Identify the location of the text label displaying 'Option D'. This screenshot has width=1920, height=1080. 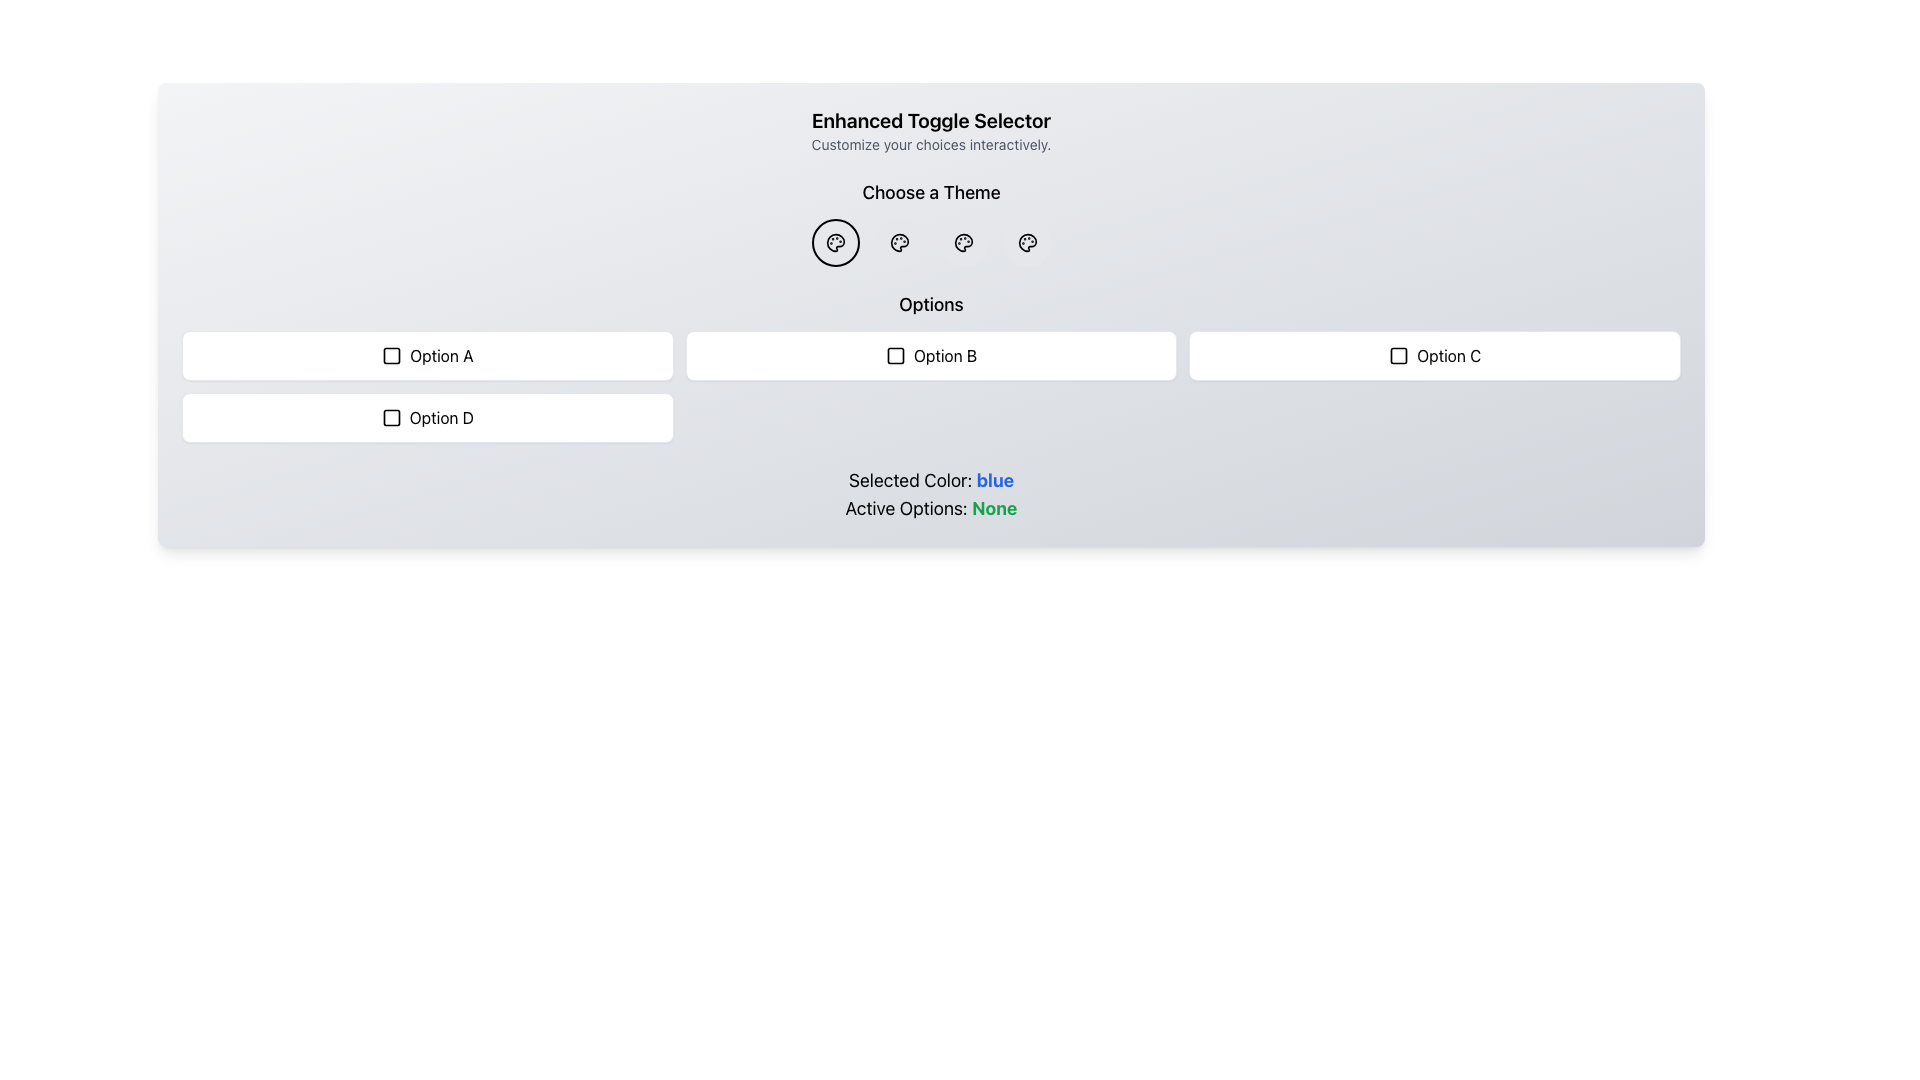
(440, 416).